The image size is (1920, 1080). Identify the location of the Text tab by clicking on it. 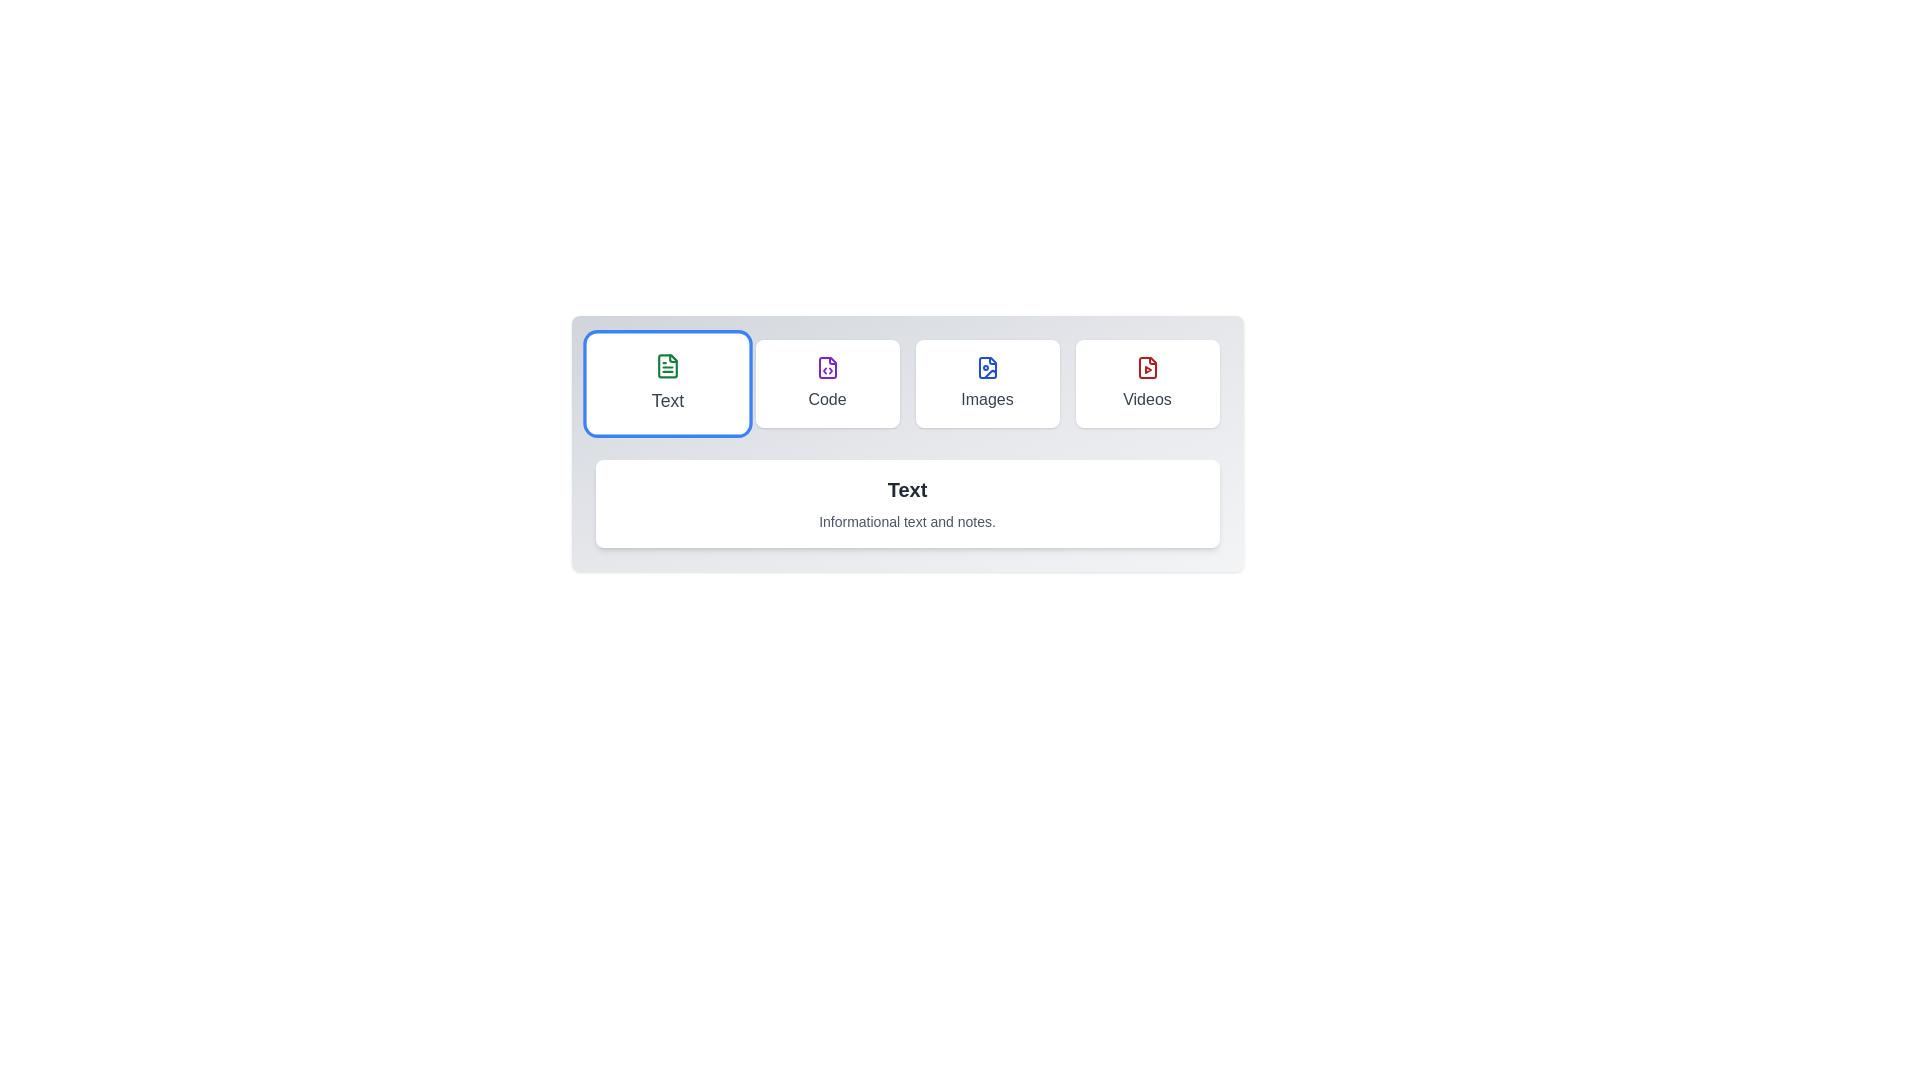
(667, 384).